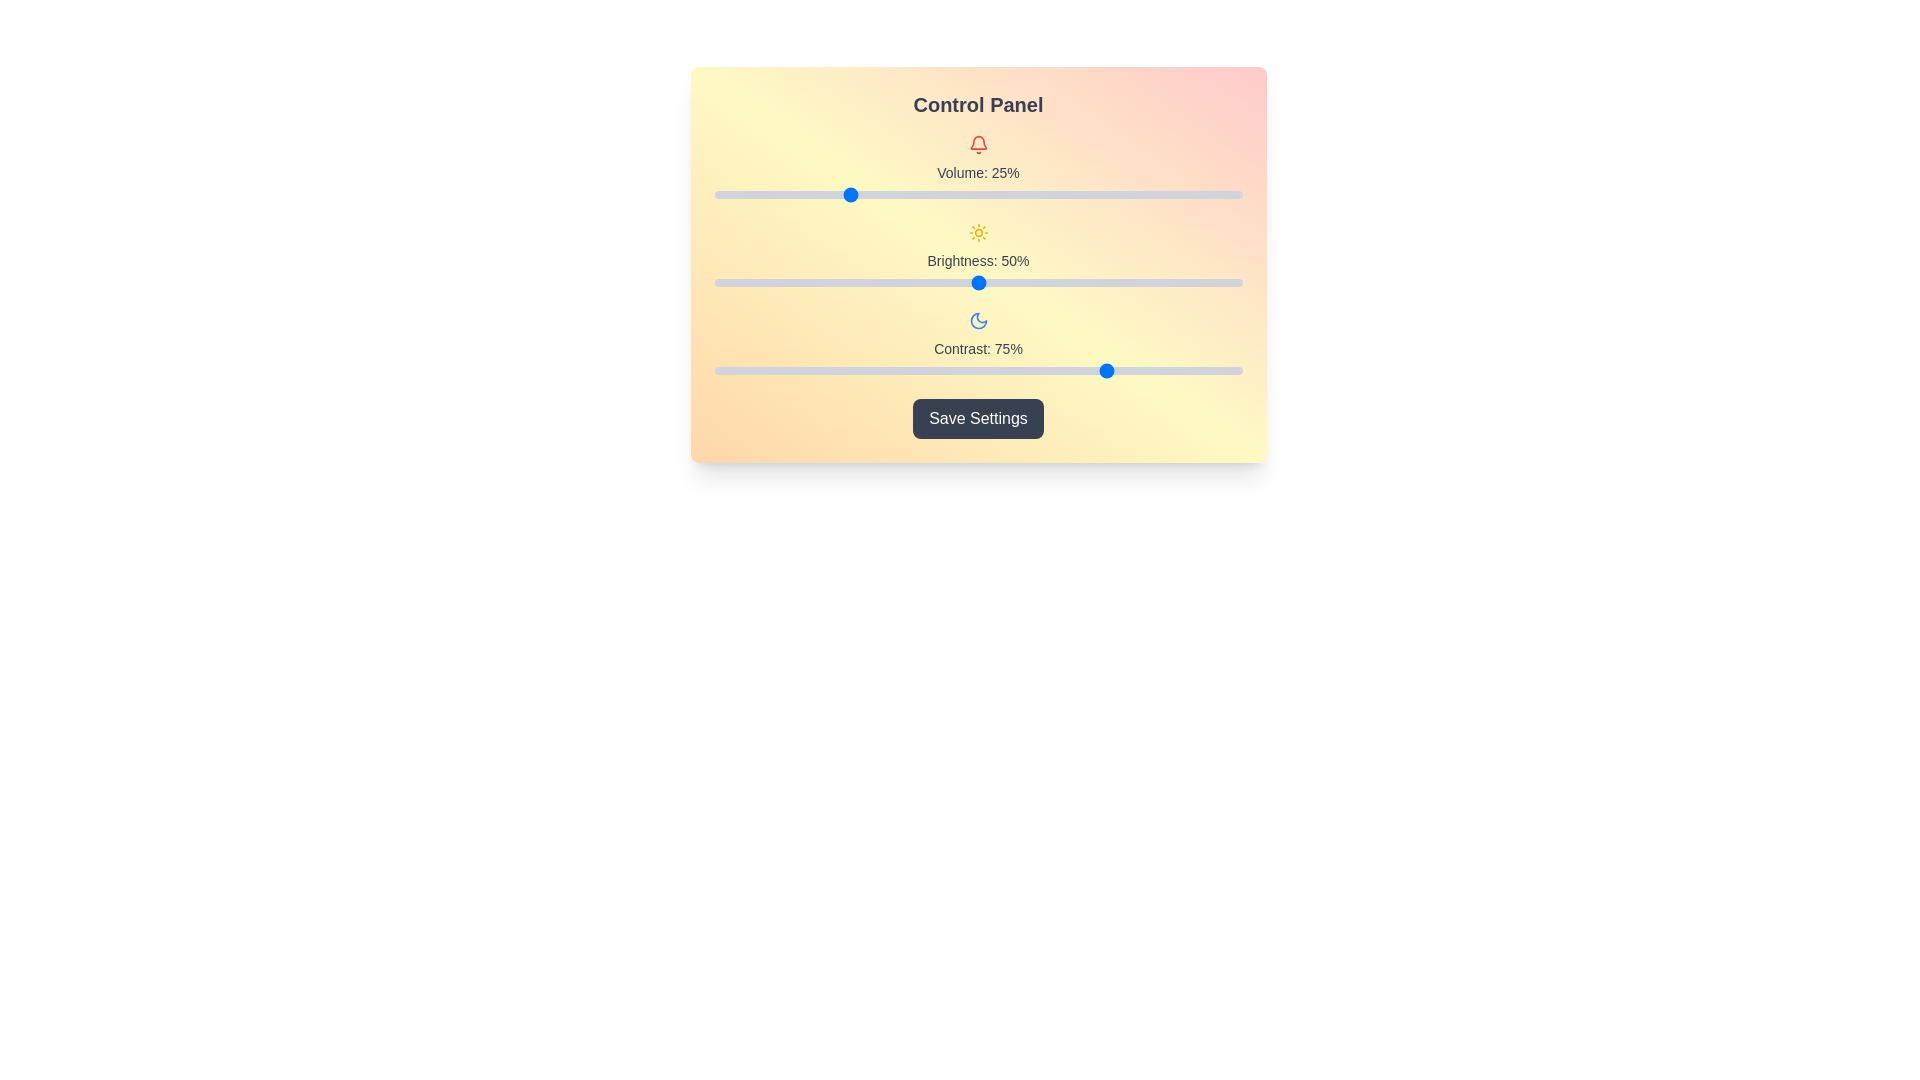 This screenshot has height=1080, width=1920. Describe the element at coordinates (1067, 370) in the screenshot. I see `contrast` at that location.